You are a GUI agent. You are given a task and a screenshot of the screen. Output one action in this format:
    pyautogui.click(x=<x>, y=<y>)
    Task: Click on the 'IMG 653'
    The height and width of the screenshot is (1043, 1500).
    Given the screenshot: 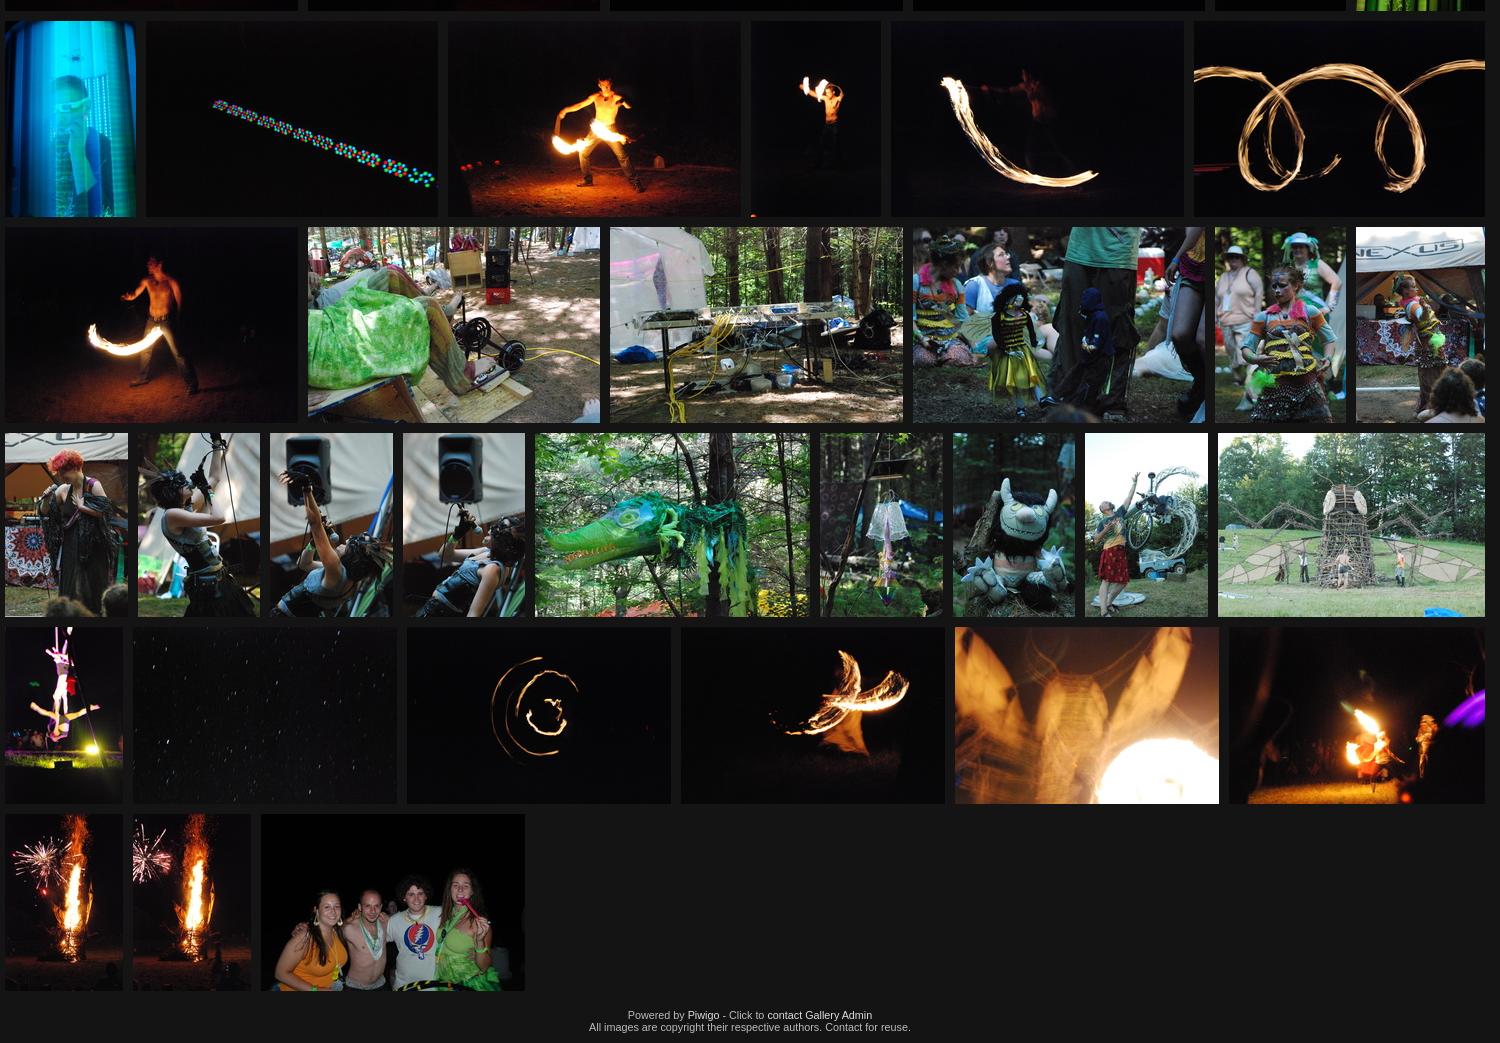 What is the action you would take?
    pyautogui.click(x=1353, y=630)
    